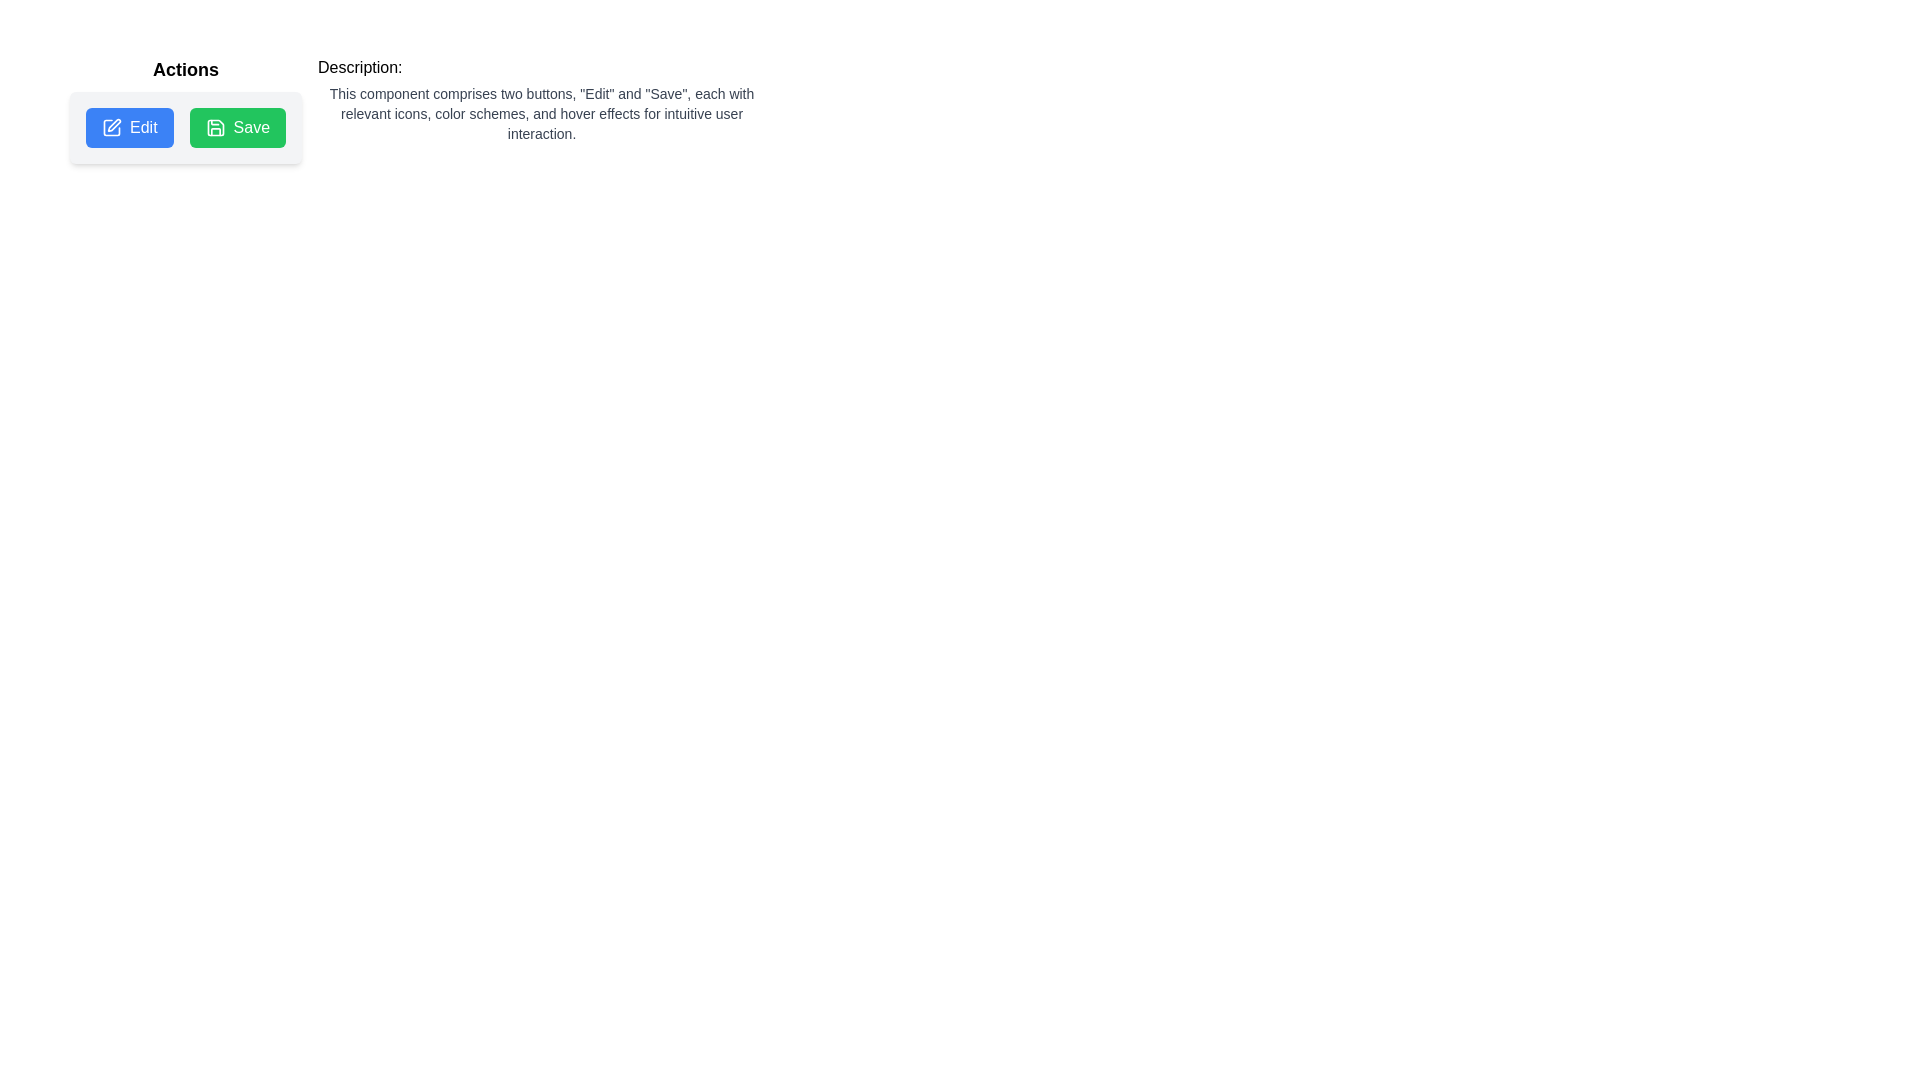 This screenshot has width=1920, height=1080. Describe the element at coordinates (215, 127) in the screenshot. I see `the floppy disk icon within the 'Save' button` at that location.